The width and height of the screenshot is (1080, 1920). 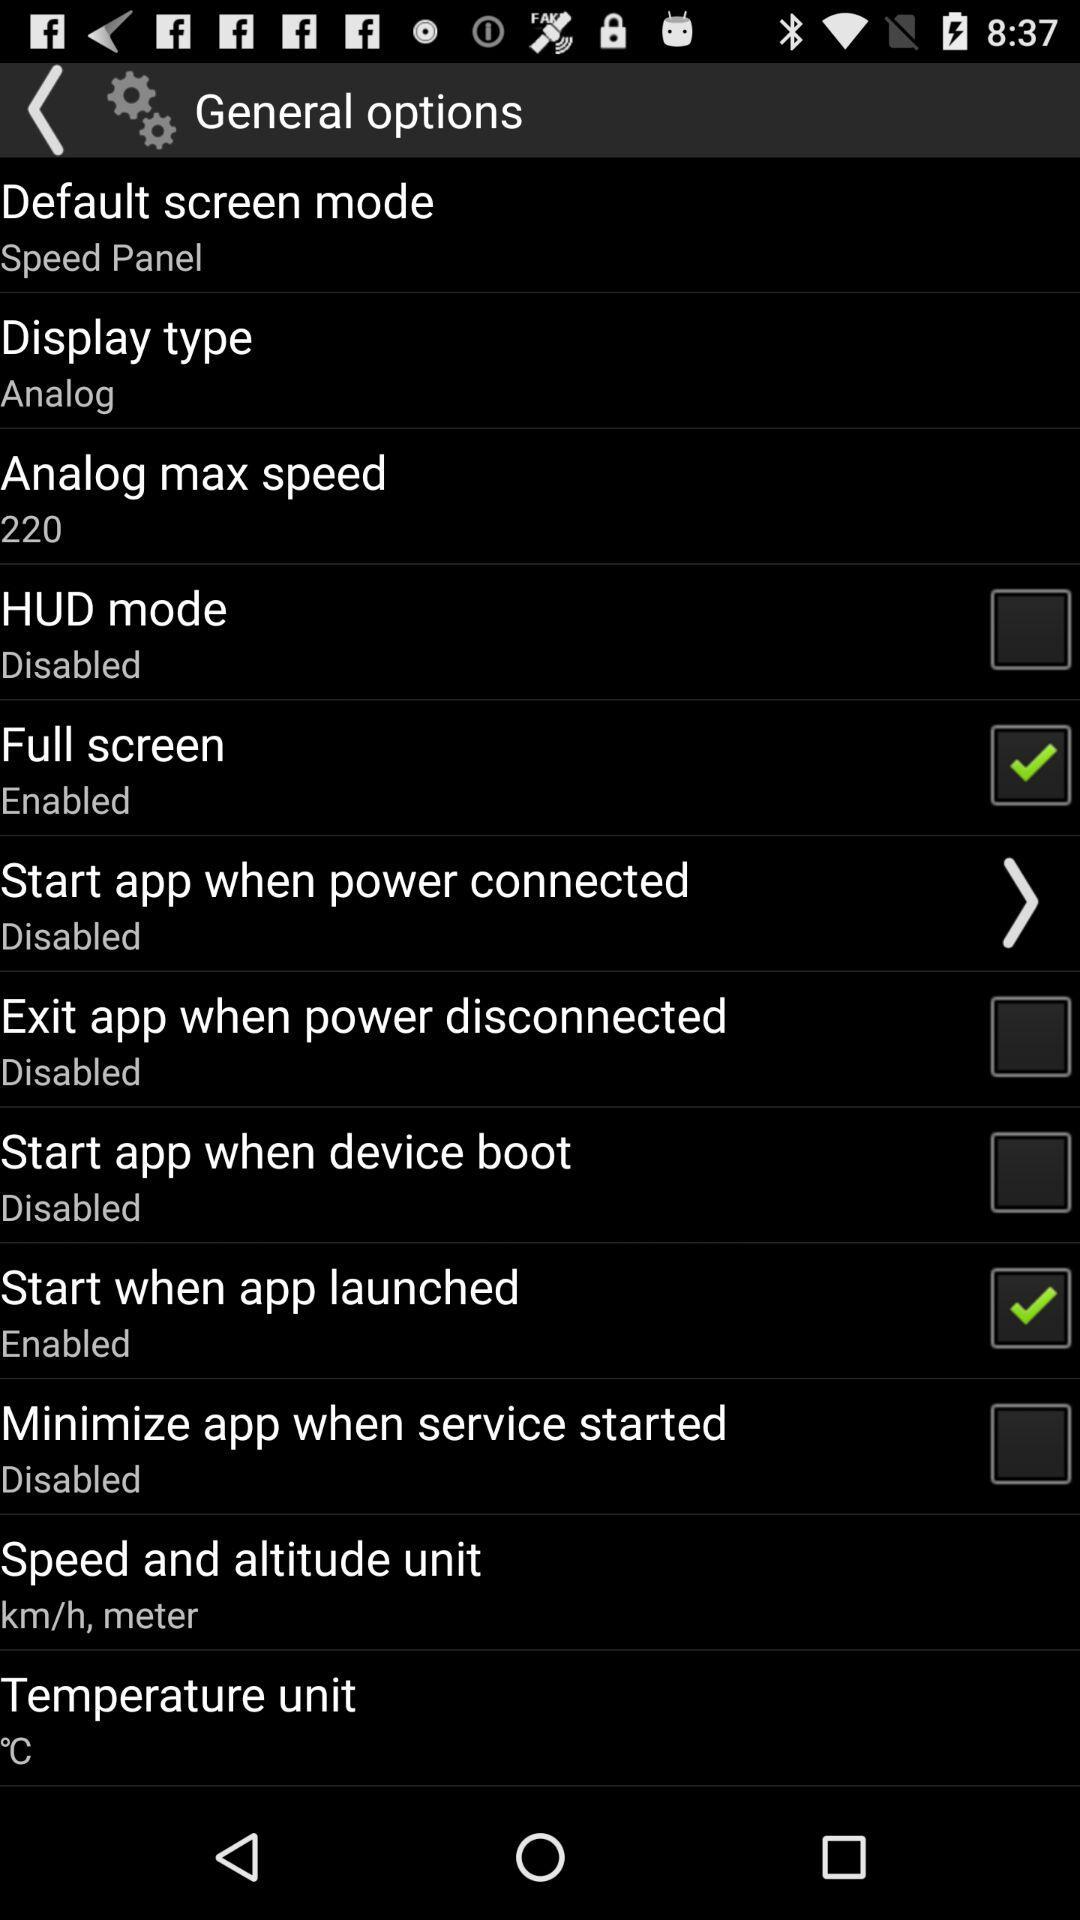 What do you see at coordinates (177, 1692) in the screenshot?
I see `the temperature unit` at bounding box center [177, 1692].